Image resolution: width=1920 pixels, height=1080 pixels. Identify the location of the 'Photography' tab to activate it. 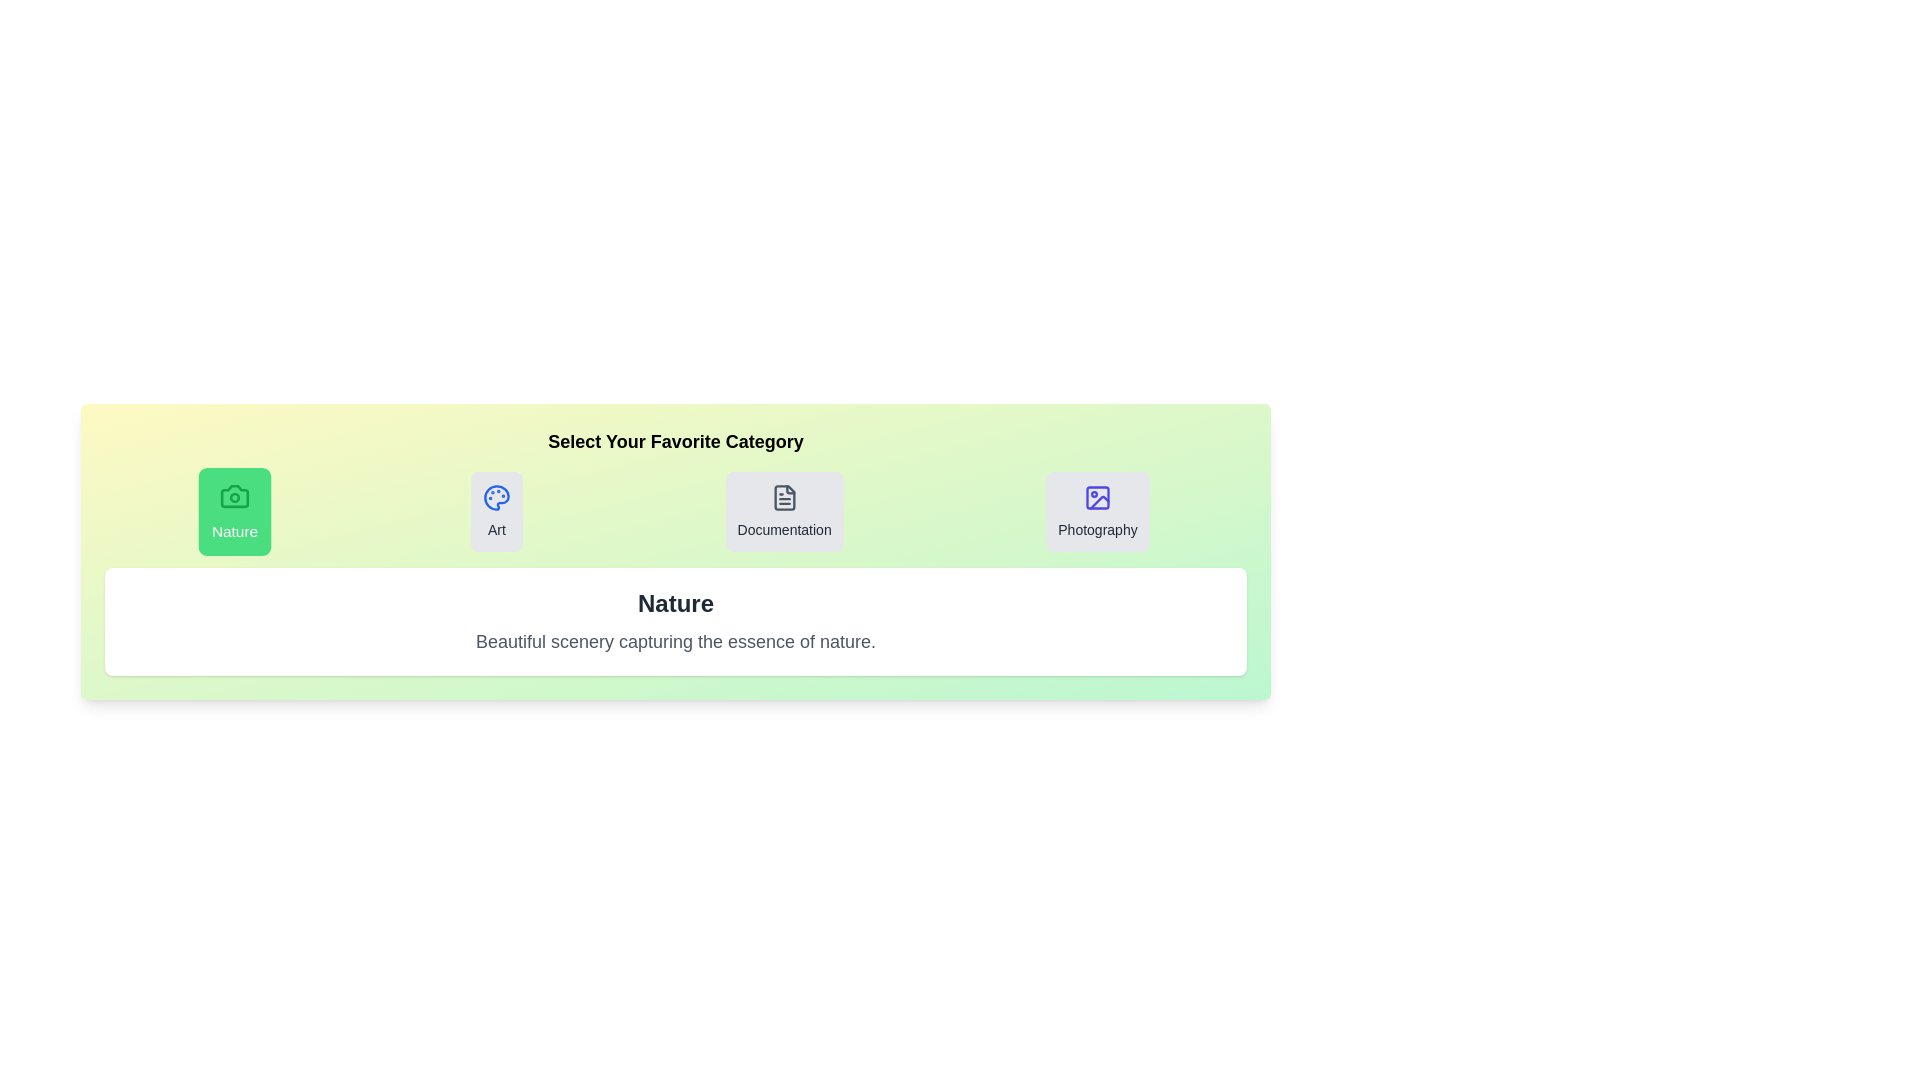
(1097, 511).